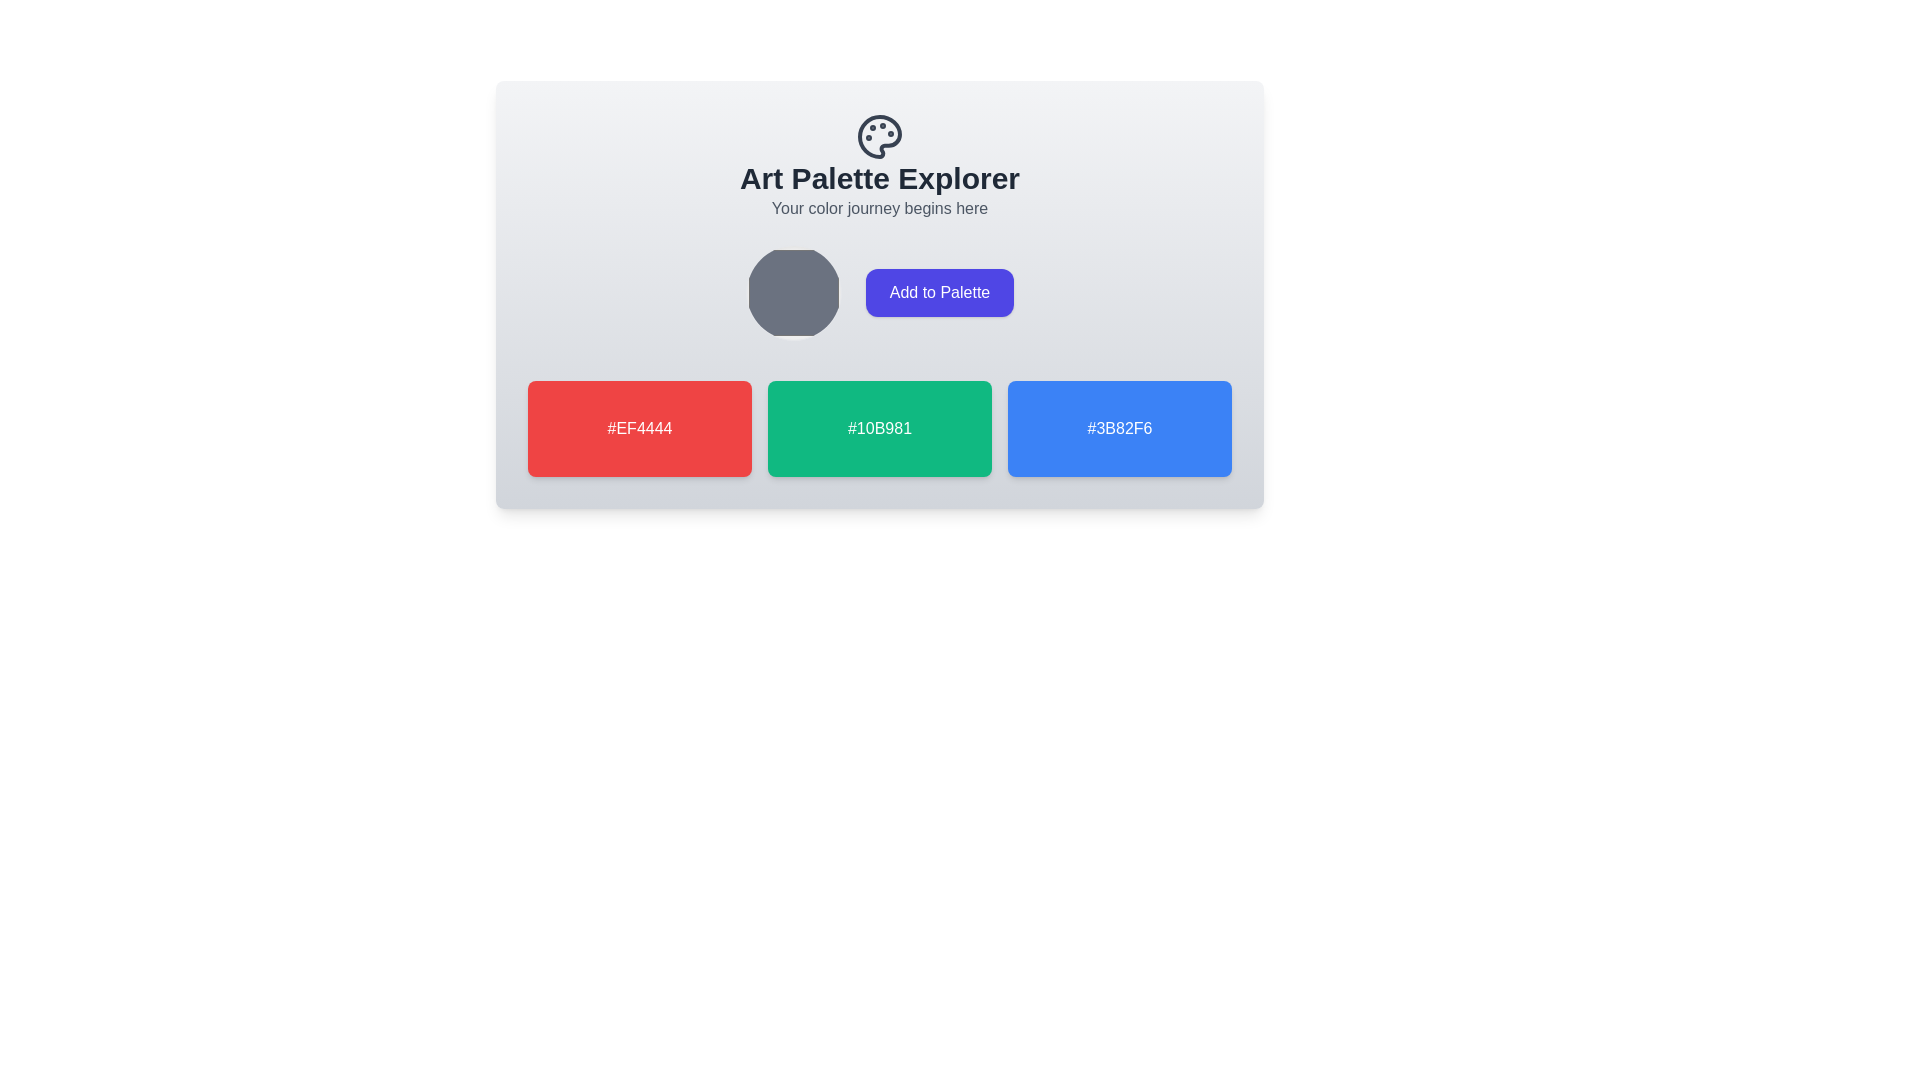 This screenshot has width=1920, height=1080. What do you see at coordinates (879, 427) in the screenshot?
I see `the green button with the text '#10B981', which is positioned below the title 'Art Palette Explorer' and is centered between a red button and a blue button` at bounding box center [879, 427].